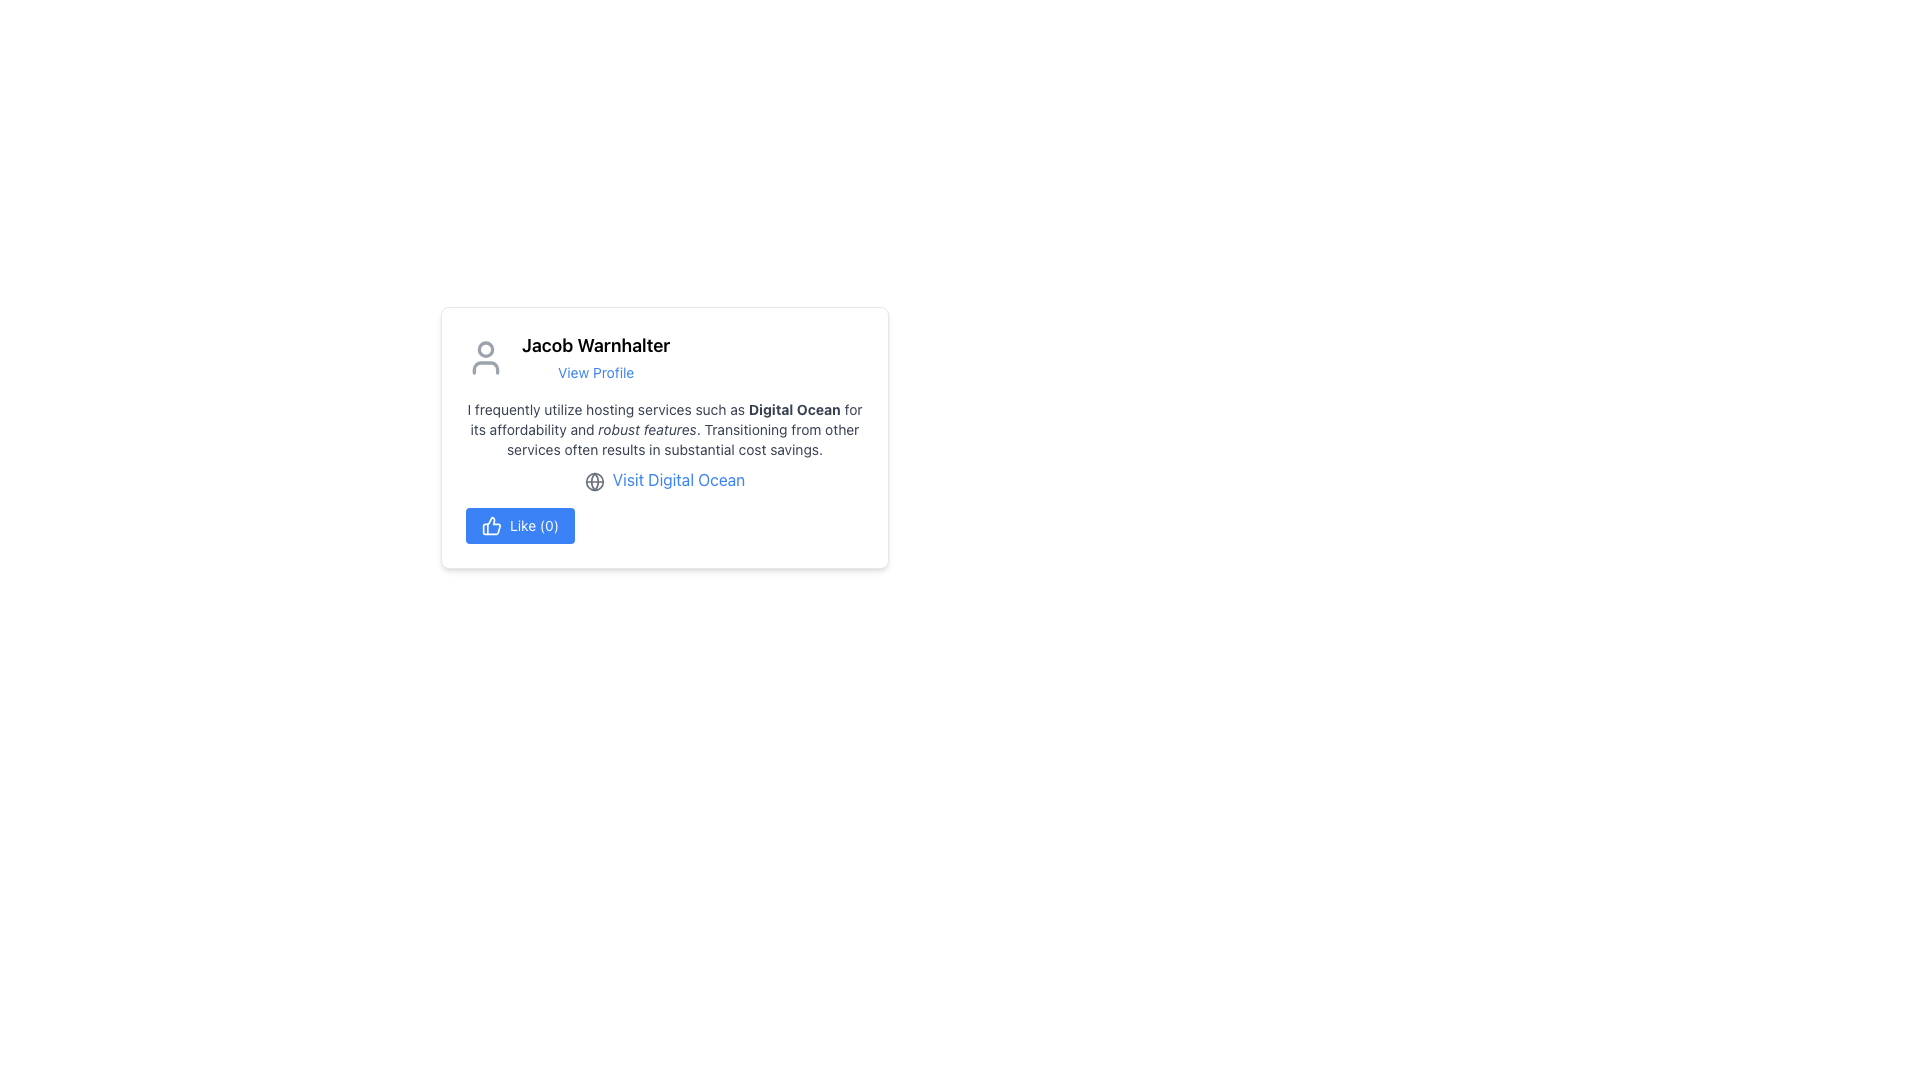 This screenshot has height=1080, width=1920. I want to click on the thumbs-up icon for the 'Like (0)' button located in the lower-left section of the profile card, so click(491, 524).